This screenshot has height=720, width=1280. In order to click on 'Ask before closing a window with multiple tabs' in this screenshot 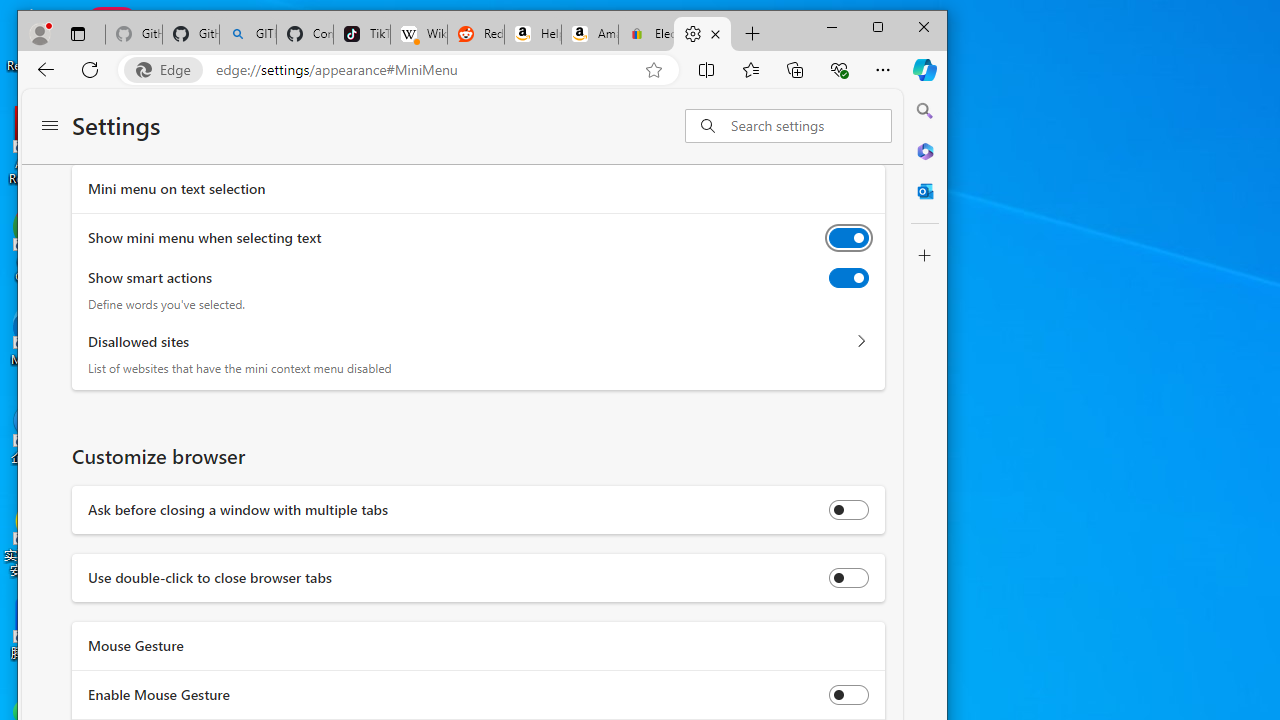, I will do `click(849, 508)`.